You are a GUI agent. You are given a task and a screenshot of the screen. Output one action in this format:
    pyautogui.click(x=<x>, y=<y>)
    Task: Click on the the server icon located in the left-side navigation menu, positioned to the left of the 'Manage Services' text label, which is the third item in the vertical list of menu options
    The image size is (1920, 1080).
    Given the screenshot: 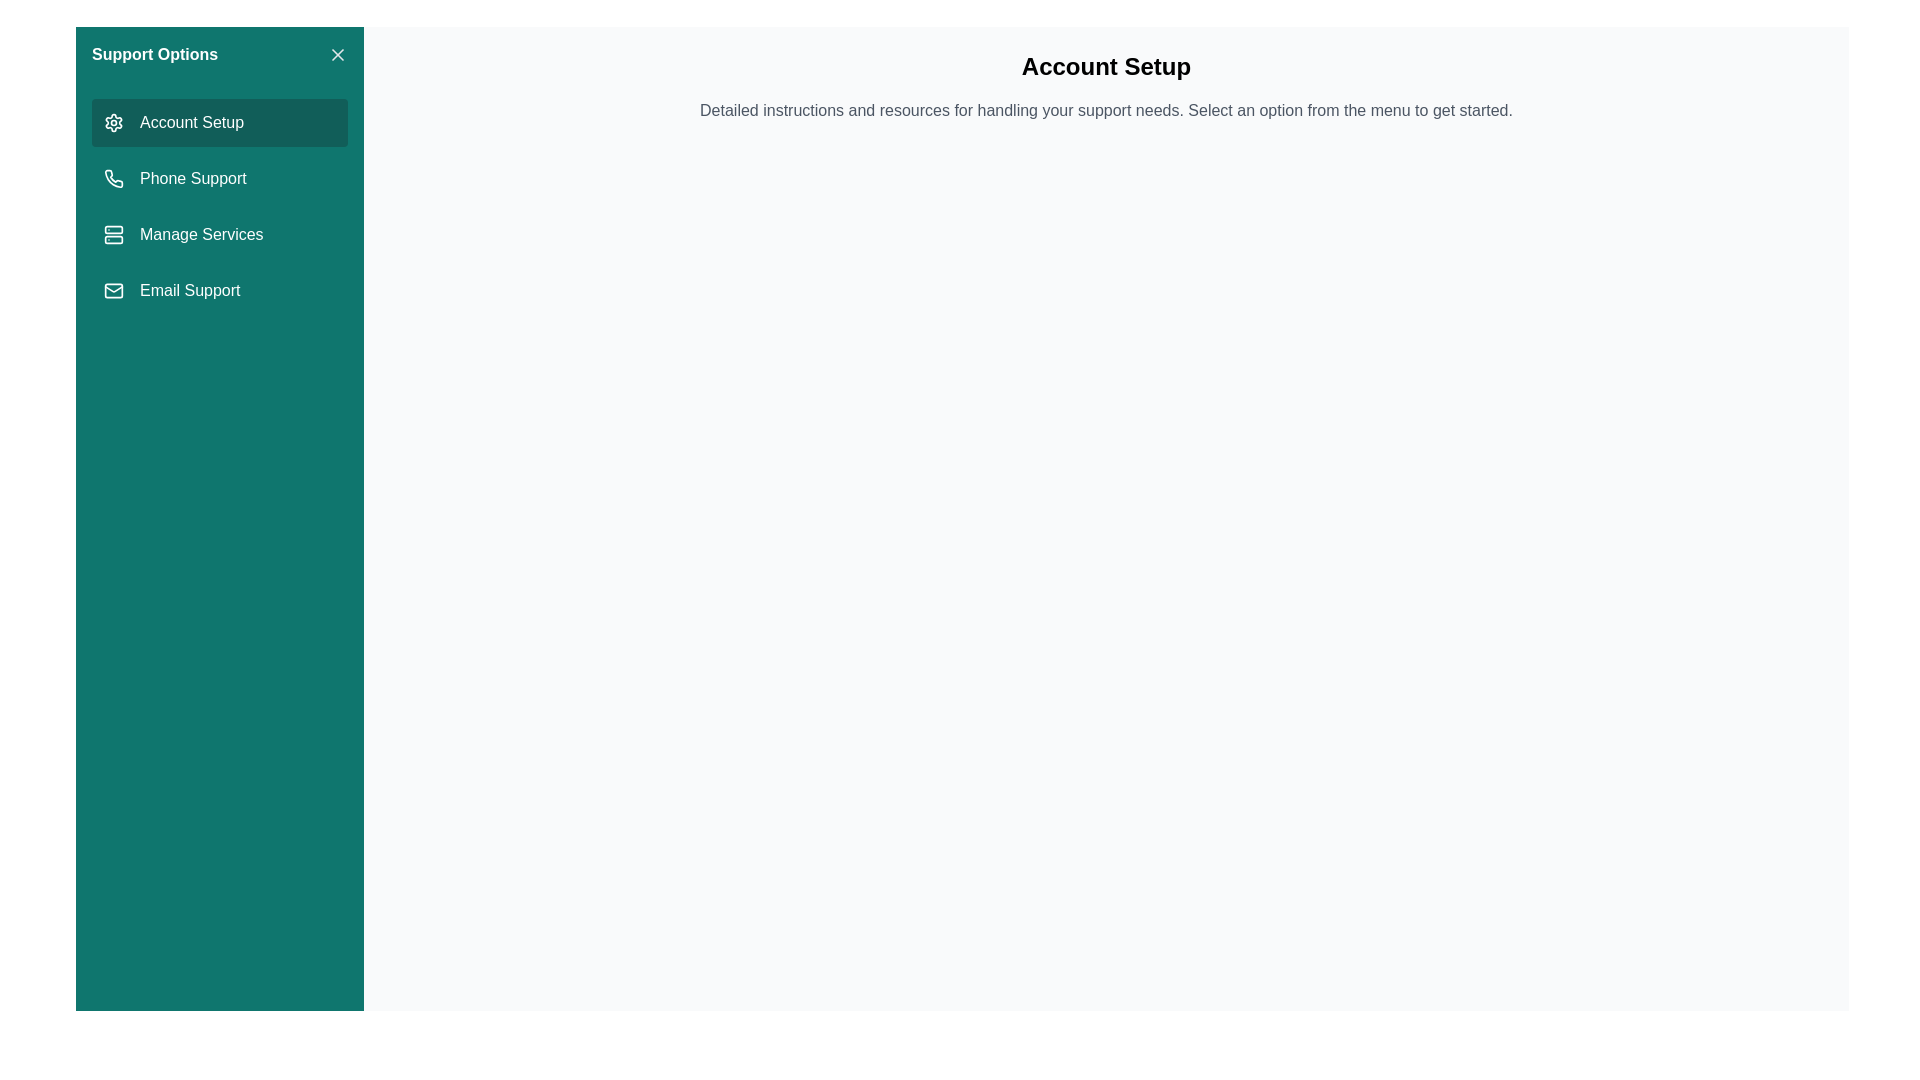 What is the action you would take?
    pyautogui.click(x=113, y=234)
    